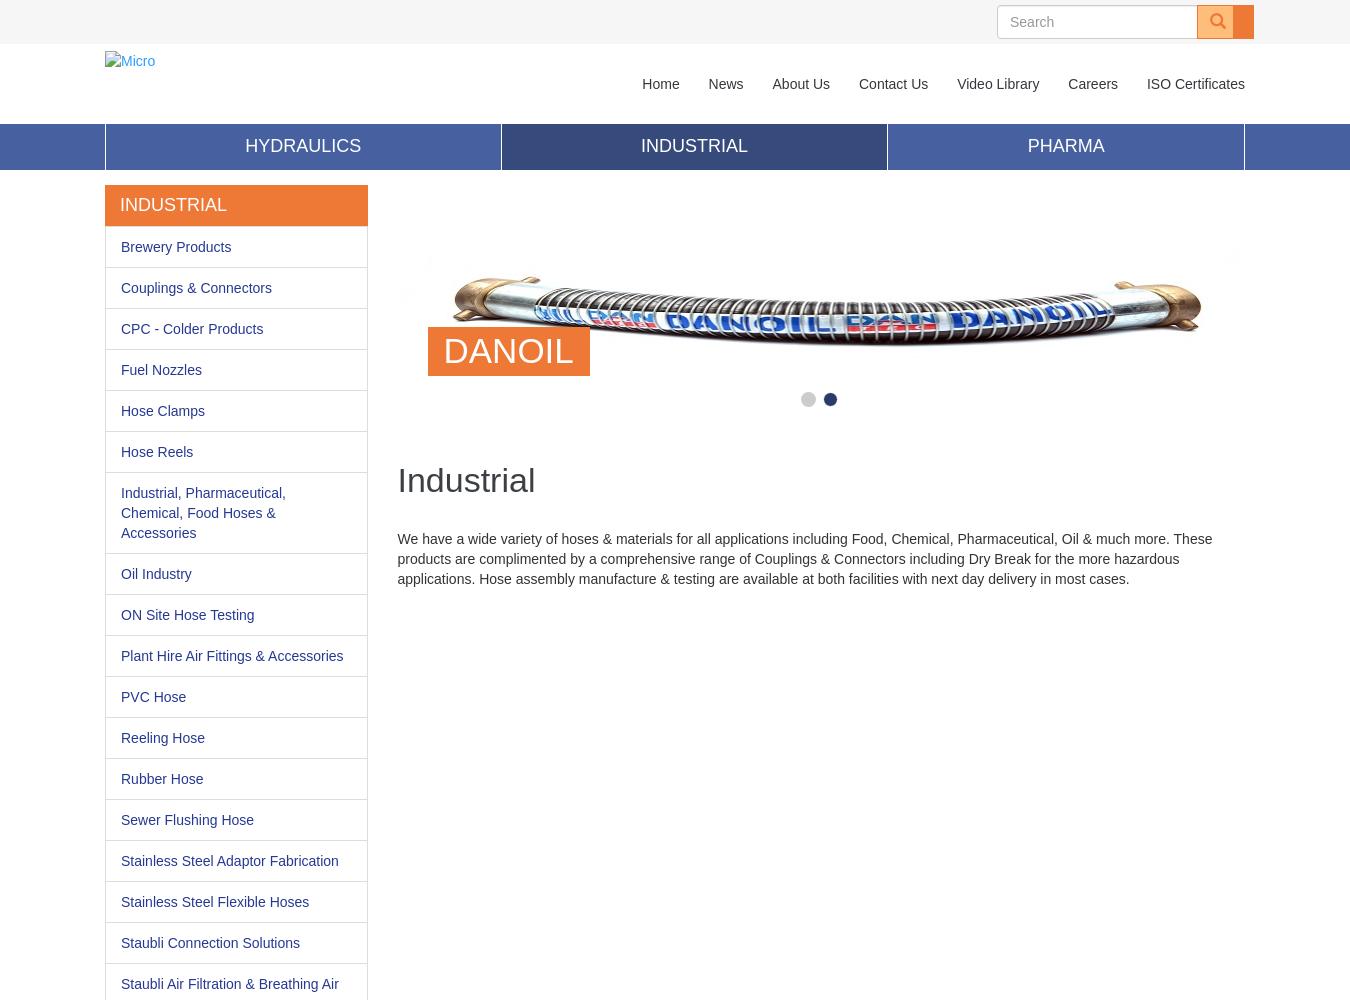 The width and height of the screenshot is (1350, 1000). I want to click on 'About Us', so click(800, 83).